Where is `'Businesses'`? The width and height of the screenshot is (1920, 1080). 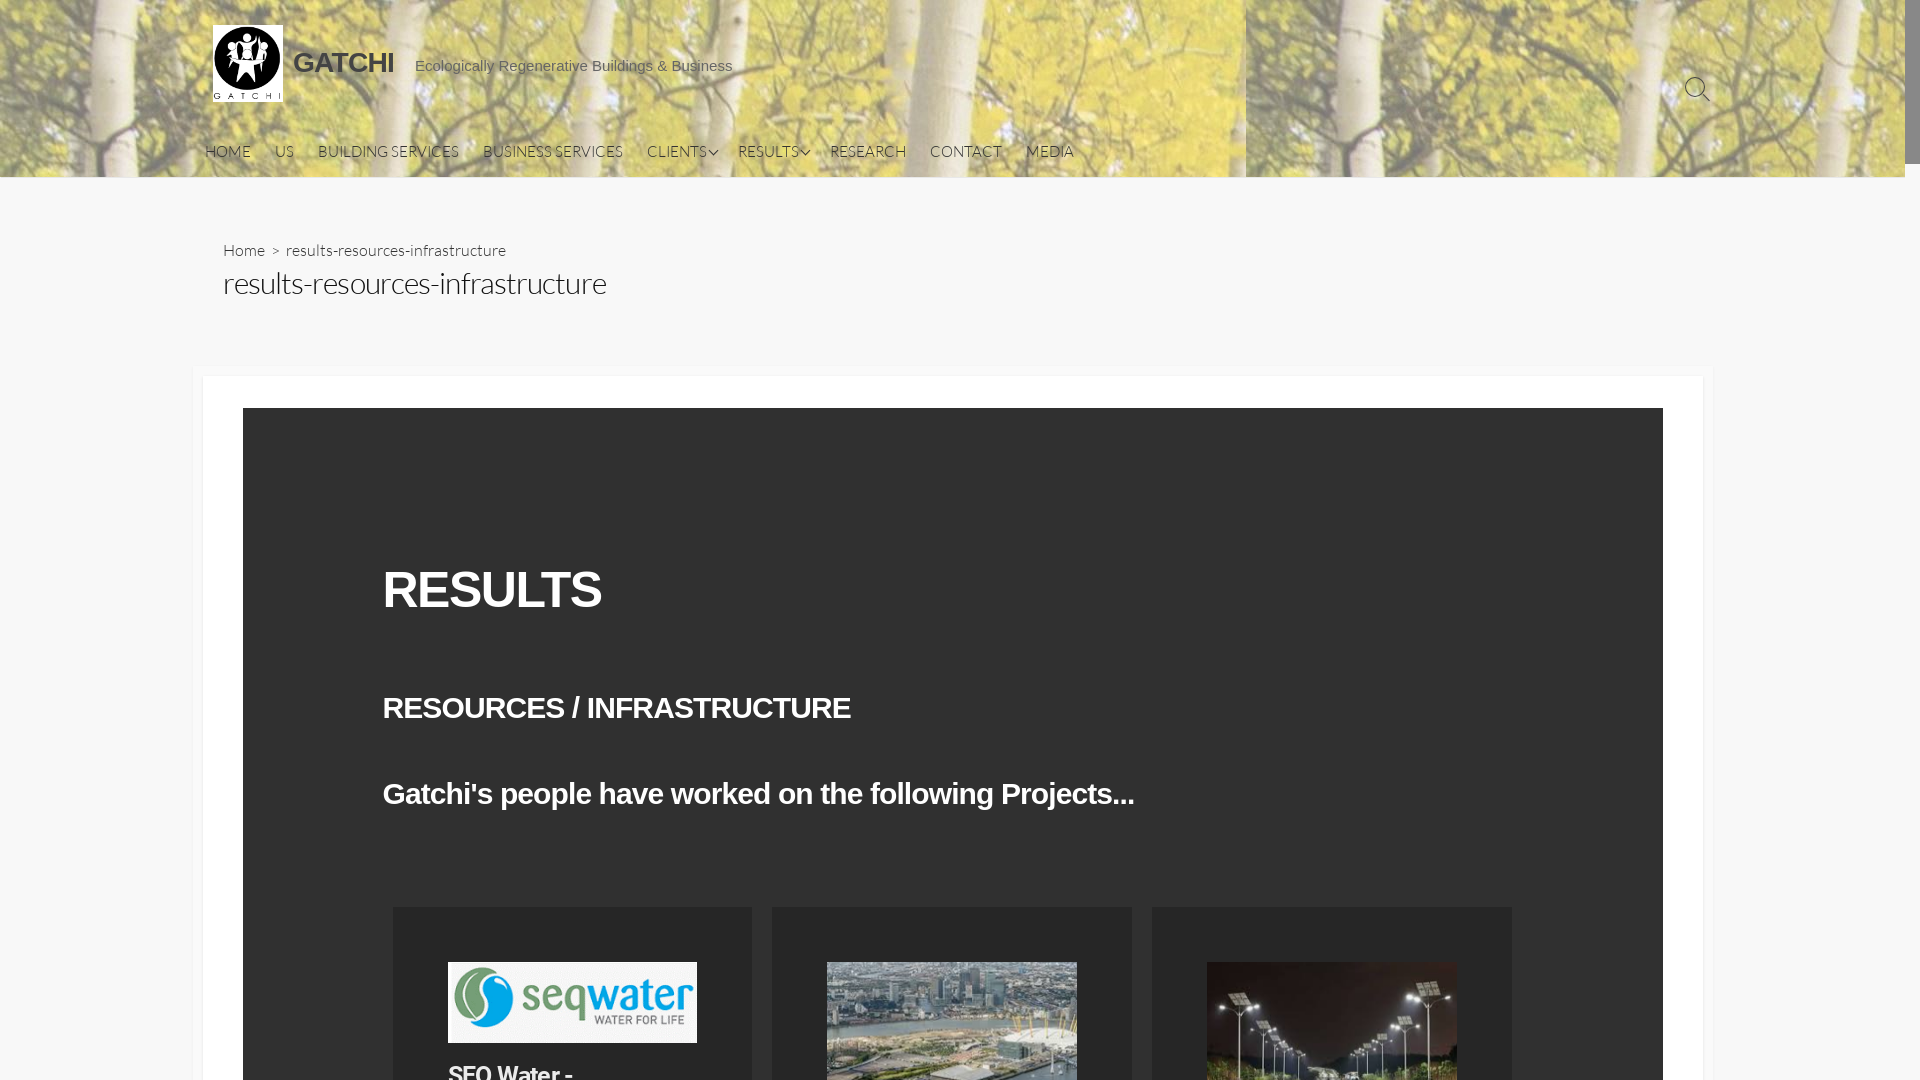
'Businesses' is located at coordinates (825, 327).